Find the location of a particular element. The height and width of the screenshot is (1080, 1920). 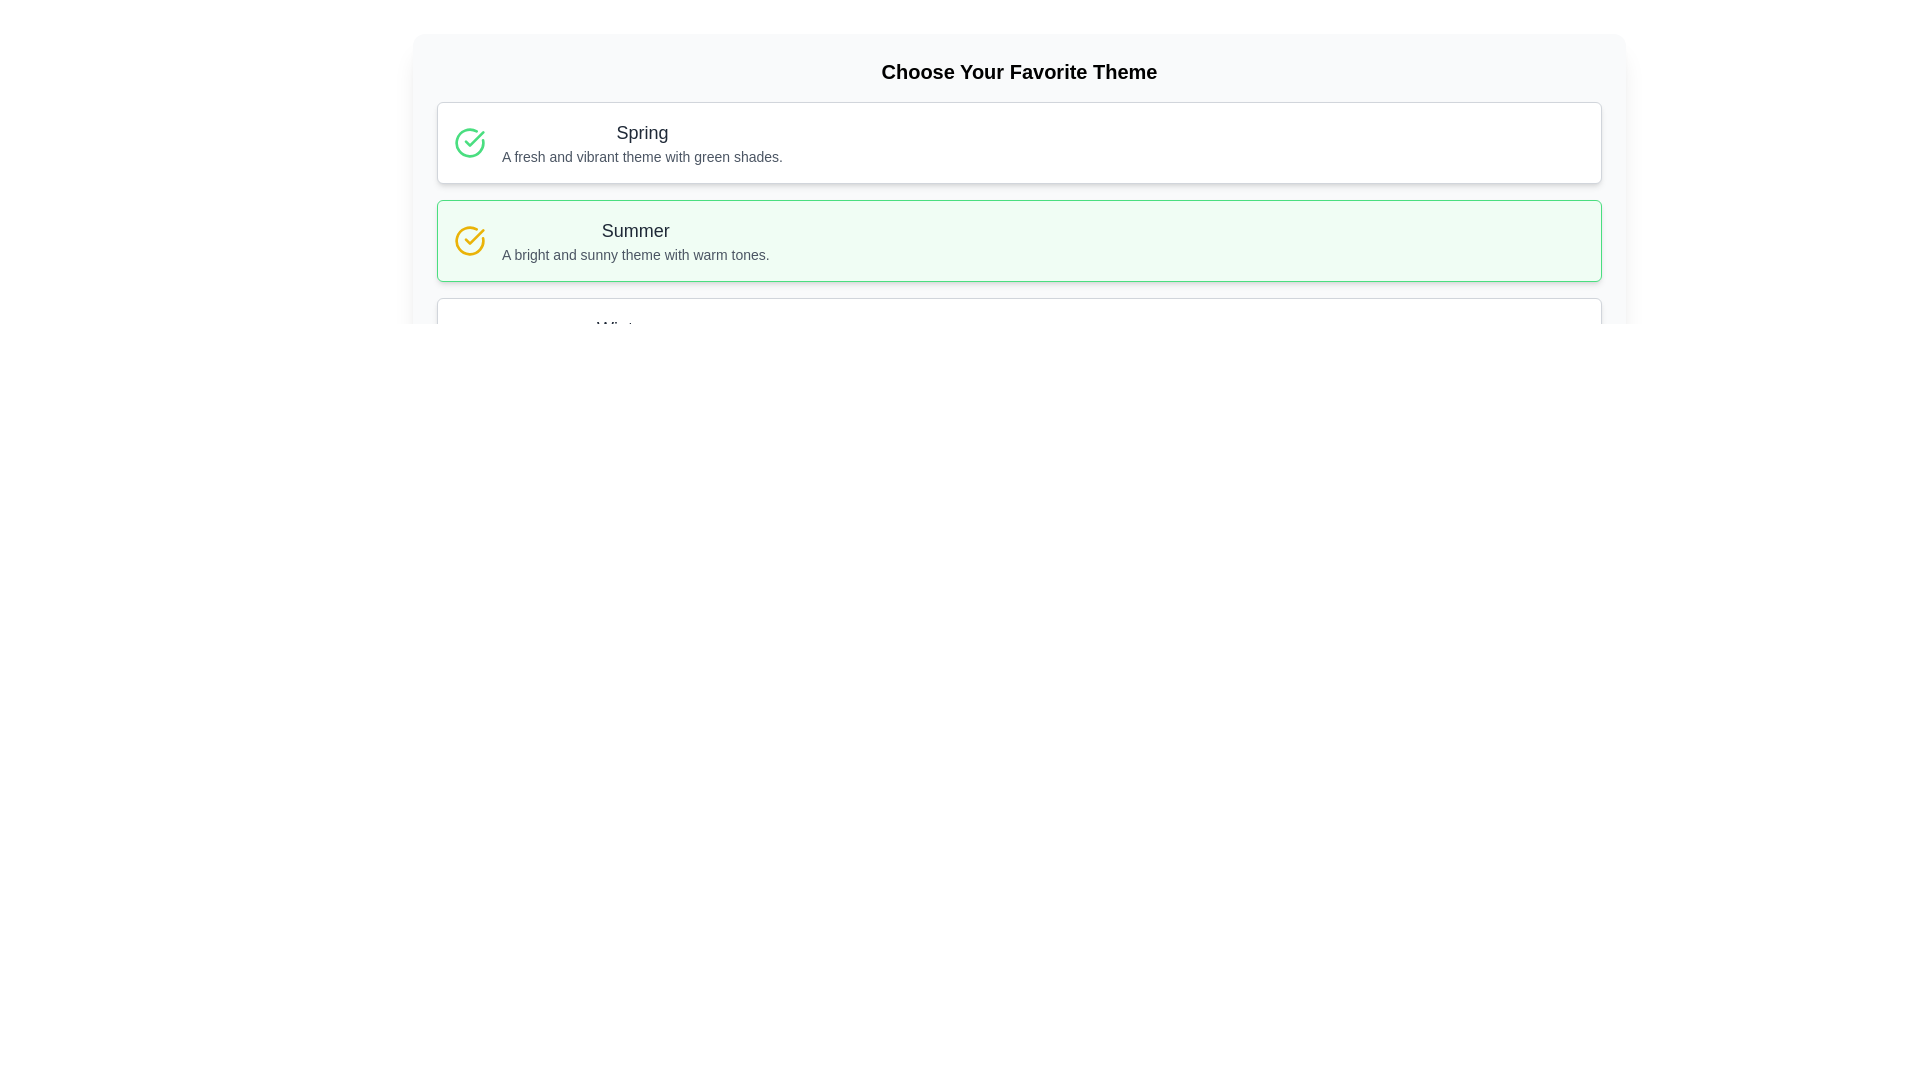

the text label saying 'Summer' which is styled in a medium-sized bold font with a grayish color, located in the center of a green backdrop box, positioned below the 'Spring' theme in the theme selection context is located at coordinates (634, 230).